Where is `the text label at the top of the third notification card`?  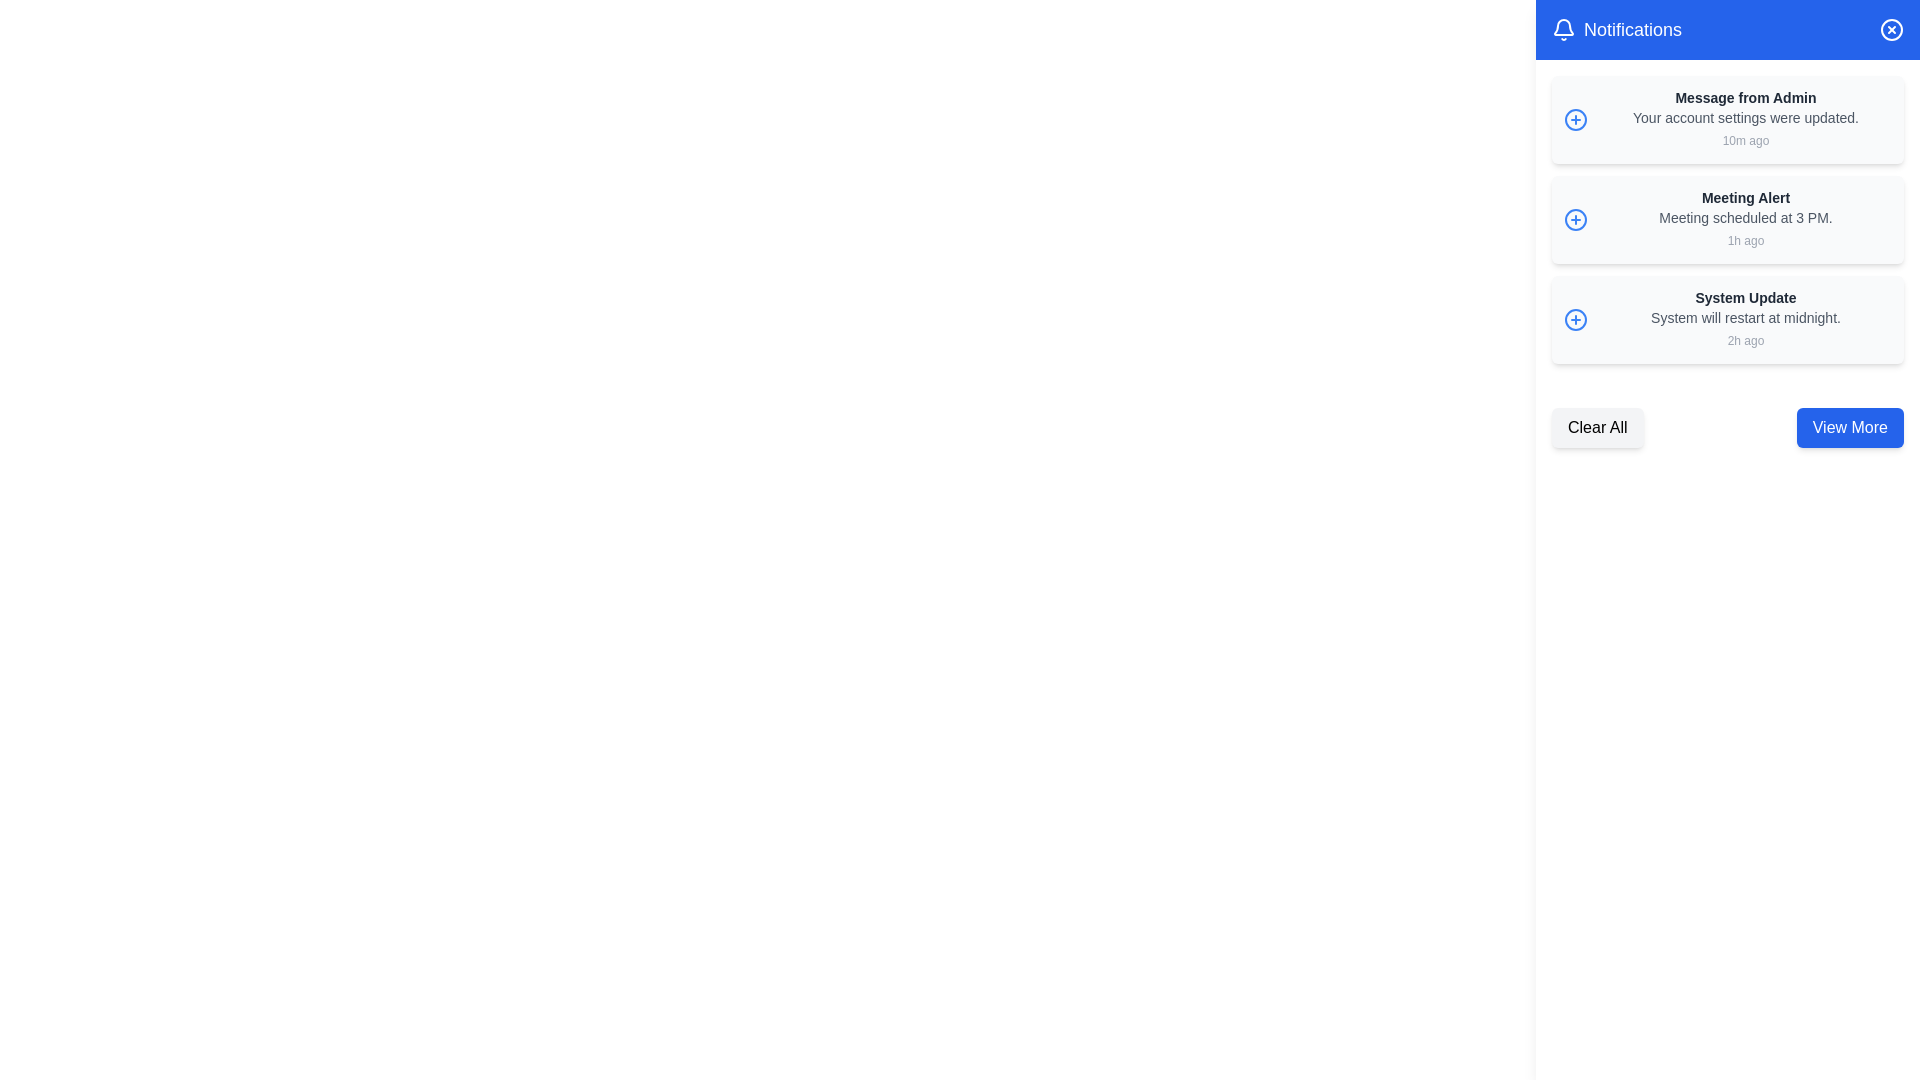 the text label at the top of the third notification card is located at coordinates (1745, 297).